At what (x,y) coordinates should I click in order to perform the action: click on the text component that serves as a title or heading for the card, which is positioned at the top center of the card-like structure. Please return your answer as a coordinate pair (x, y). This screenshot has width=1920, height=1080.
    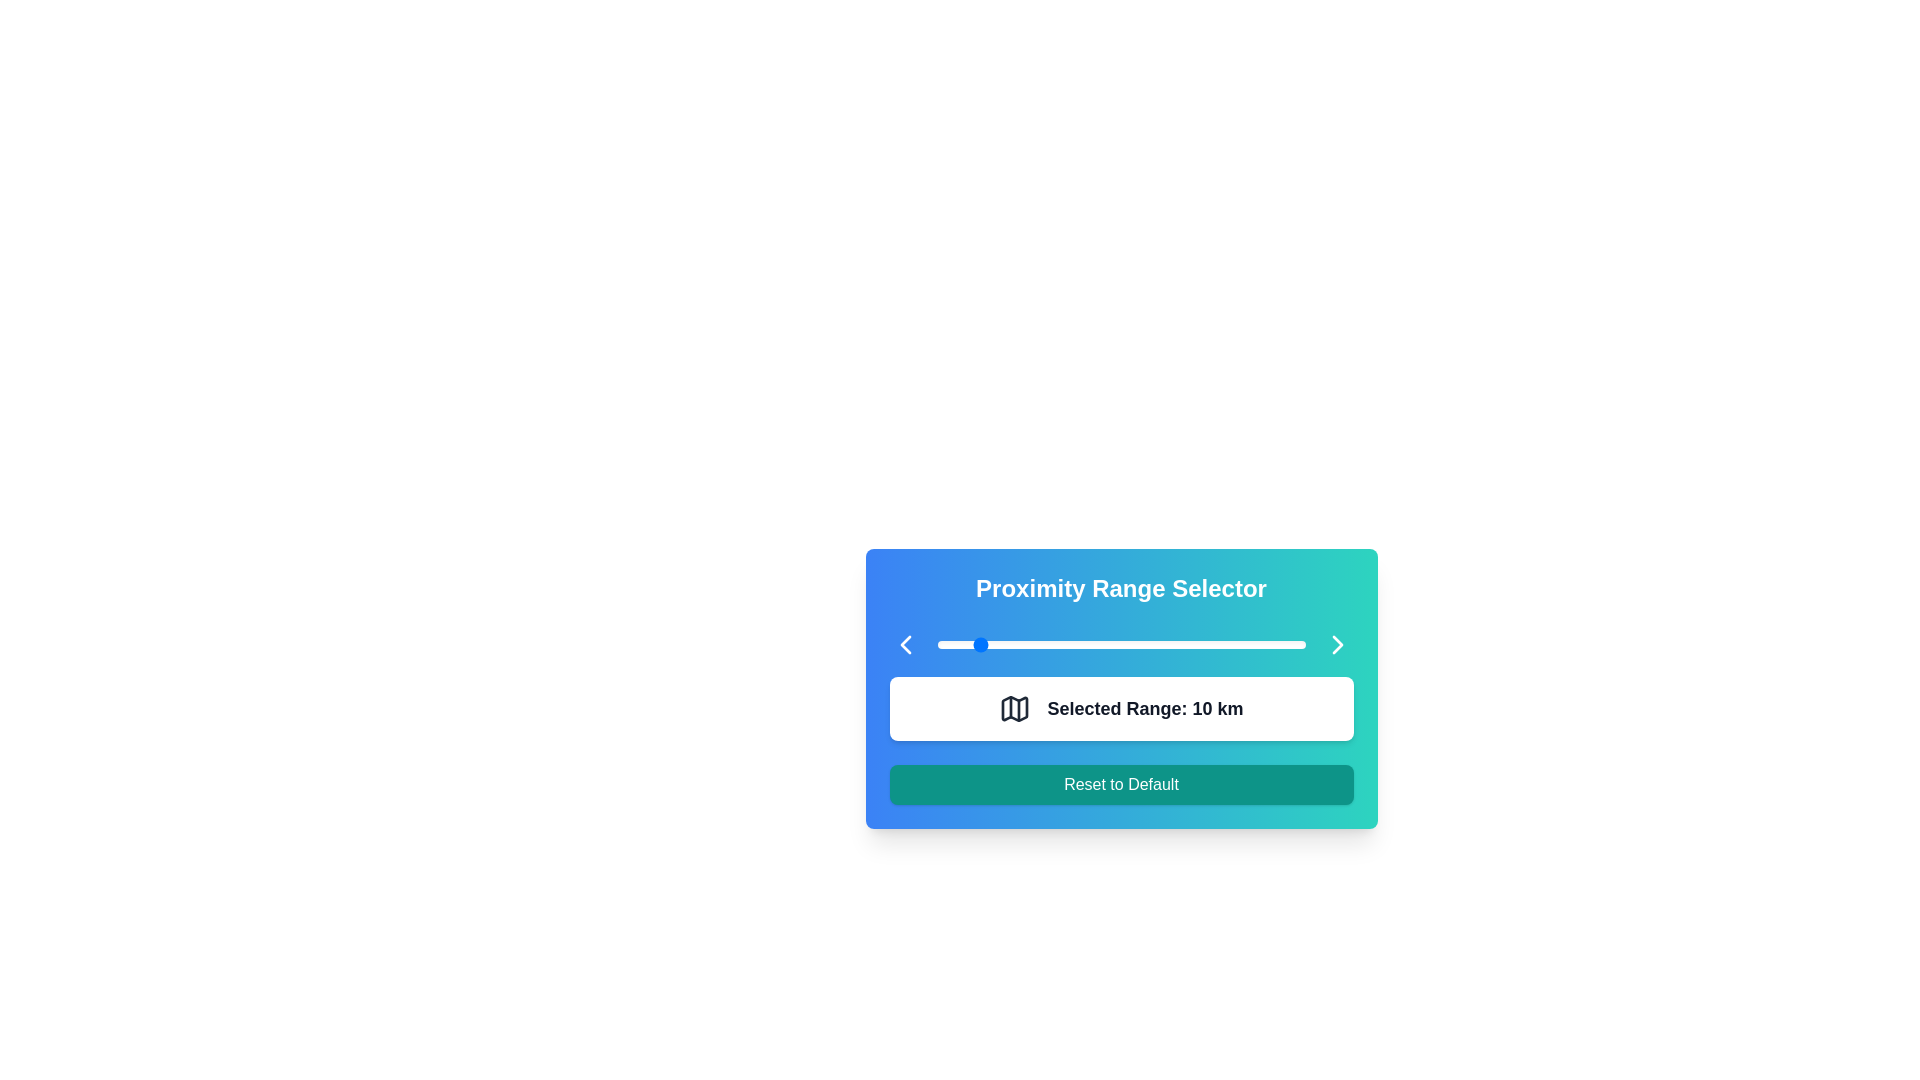
    Looking at the image, I should click on (1121, 588).